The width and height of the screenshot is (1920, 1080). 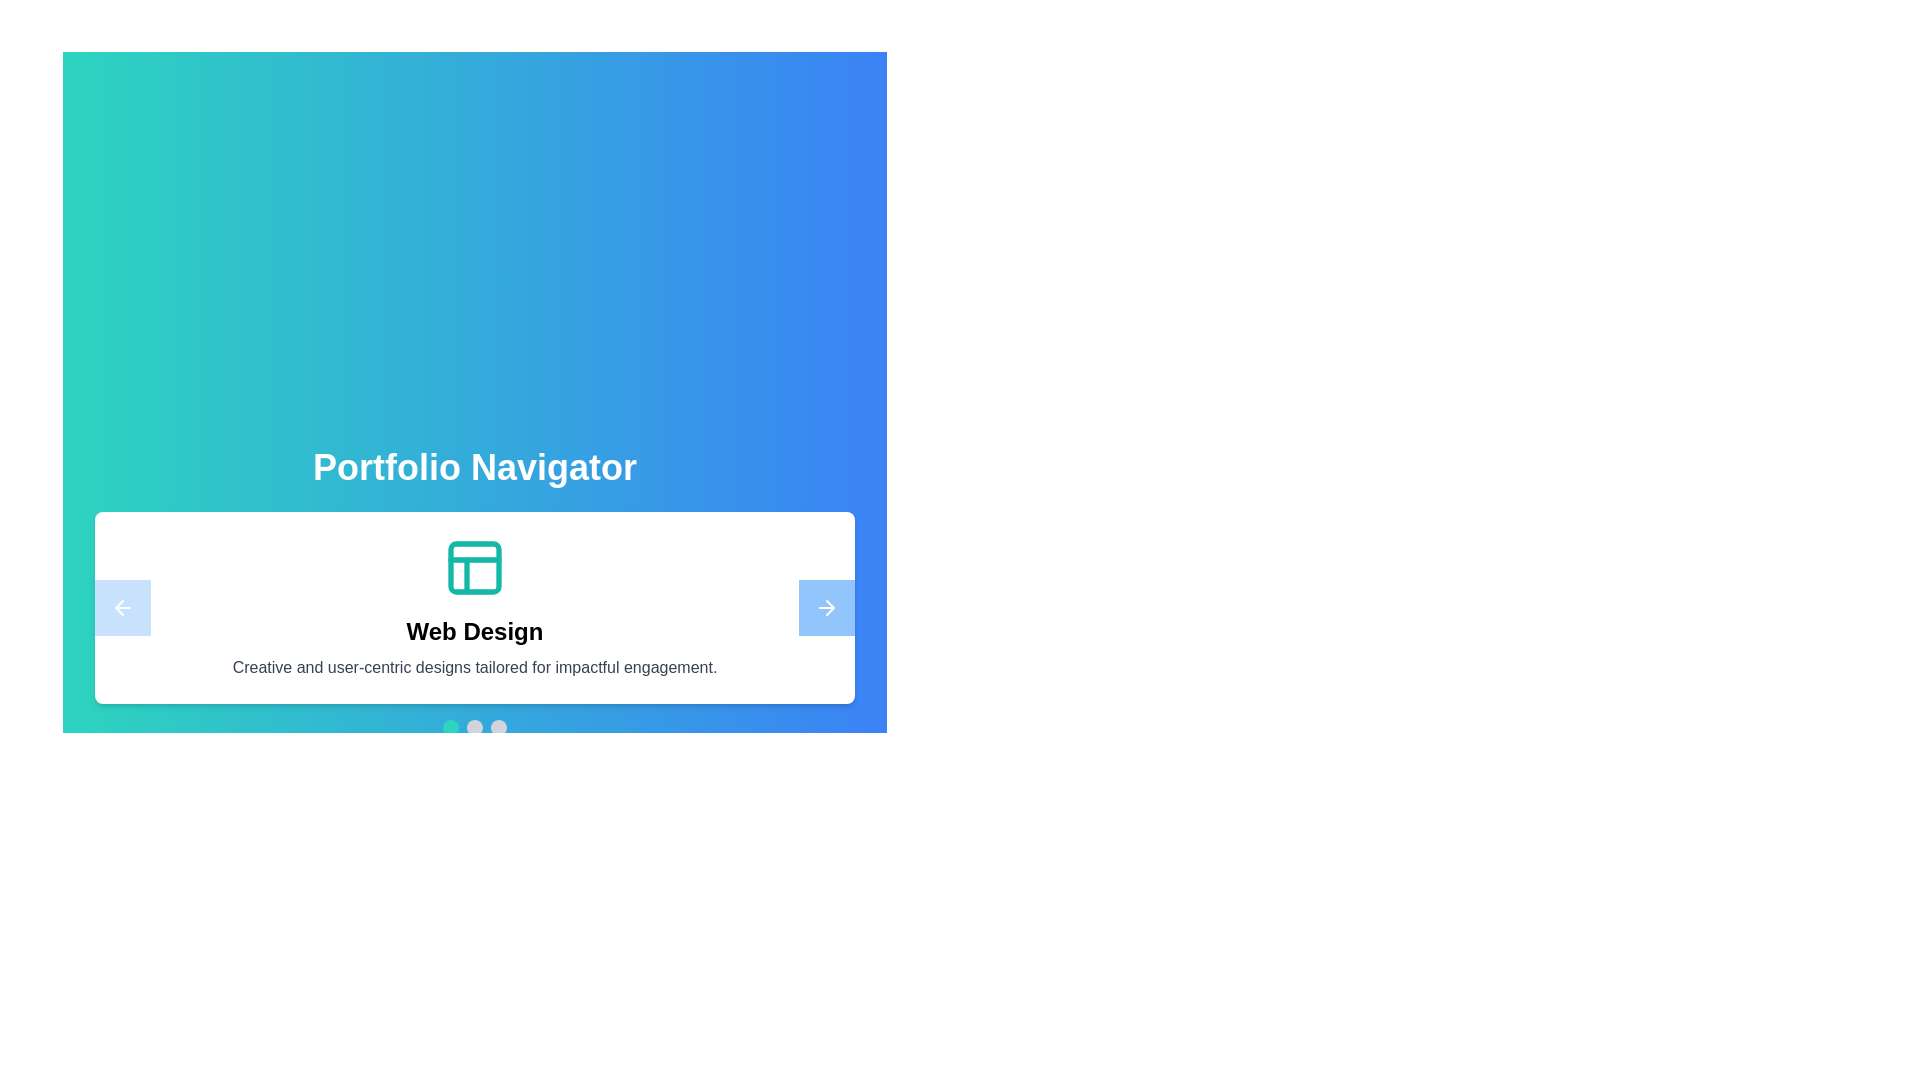 What do you see at coordinates (122, 607) in the screenshot?
I see `the navigation button to move to the left project` at bounding box center [122, 607].